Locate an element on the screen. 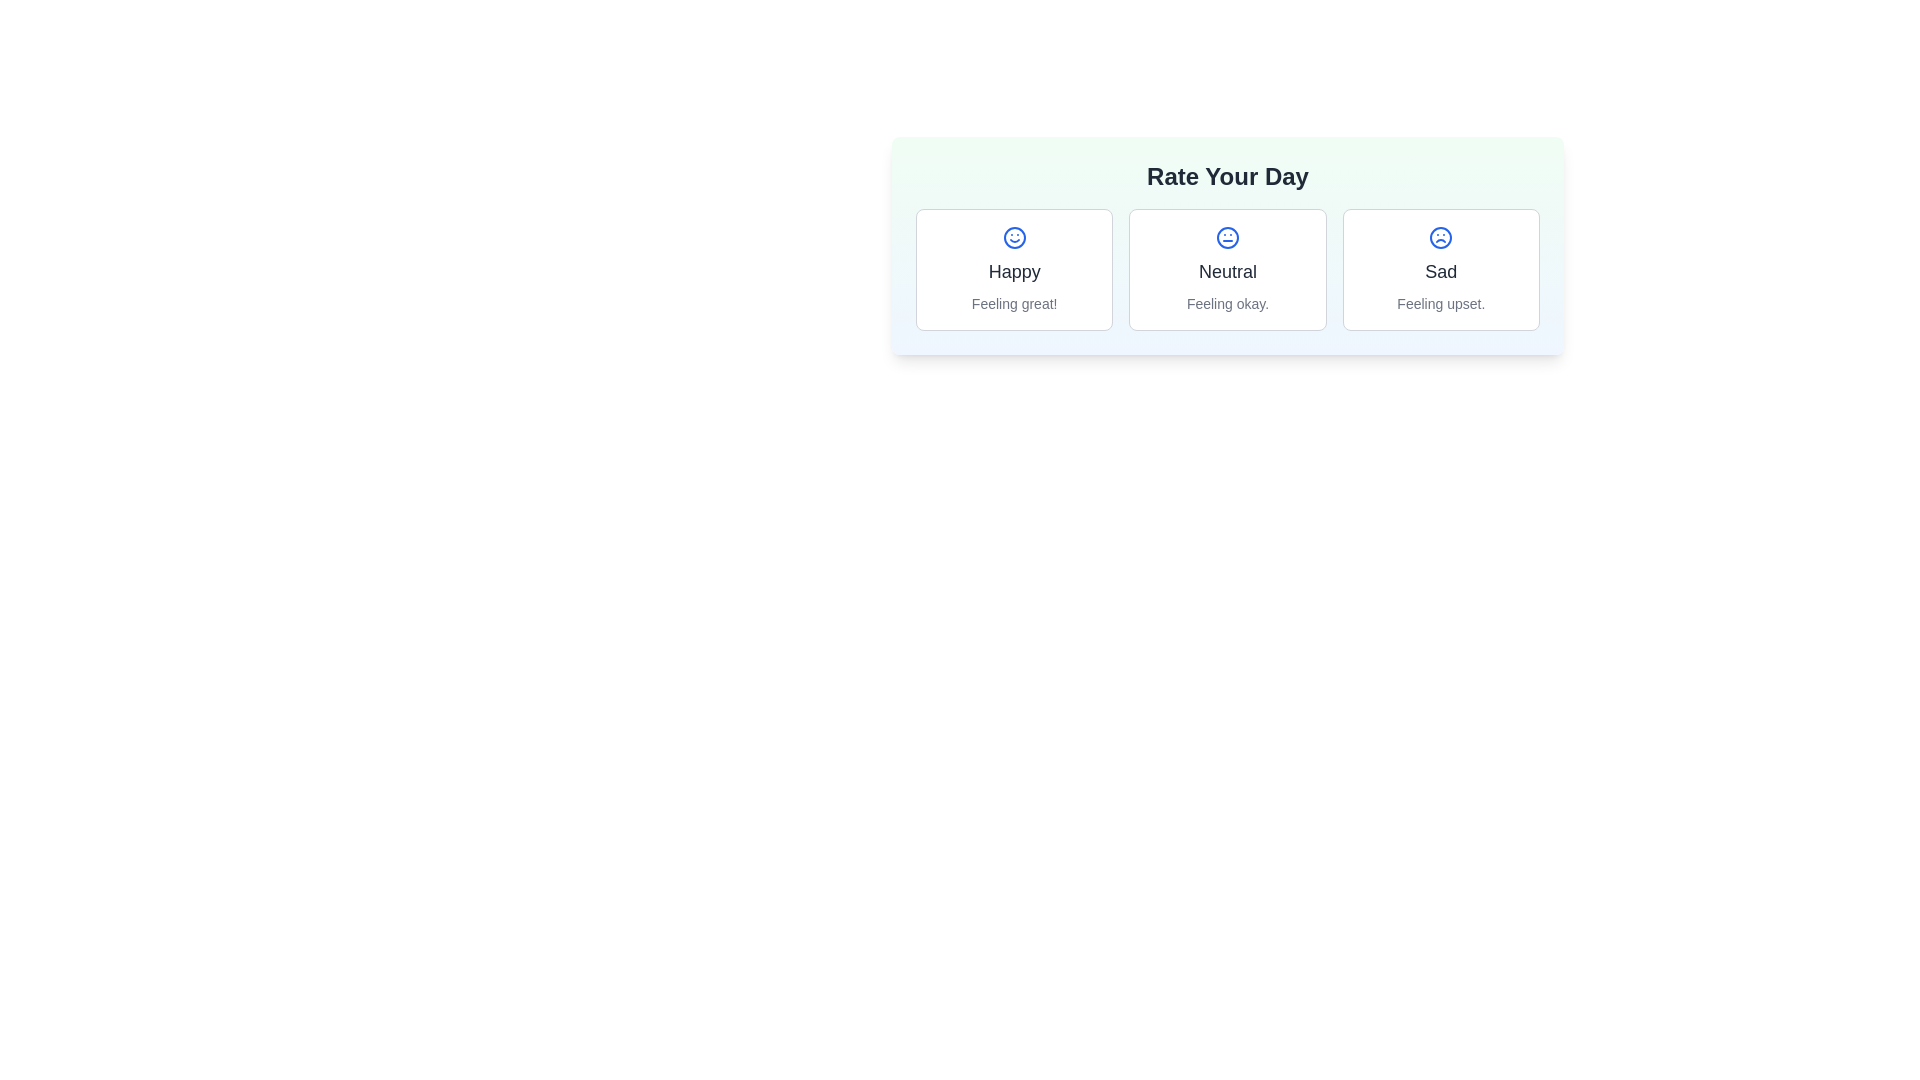 Image resolution: width=1920 pixels, height=1080 pixels. the selectable card widget labeled 'Sad' is located at coordinates (1440, 270).